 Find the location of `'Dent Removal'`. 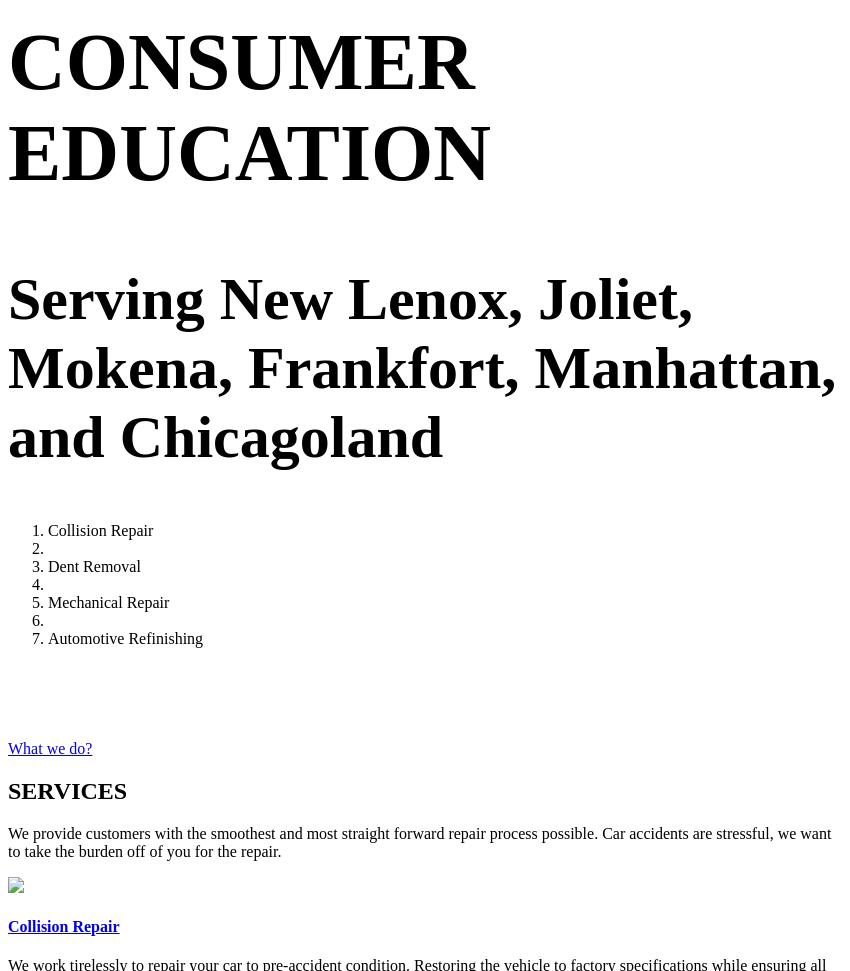

'Dent Removal' is located at coordinates (93, 566).